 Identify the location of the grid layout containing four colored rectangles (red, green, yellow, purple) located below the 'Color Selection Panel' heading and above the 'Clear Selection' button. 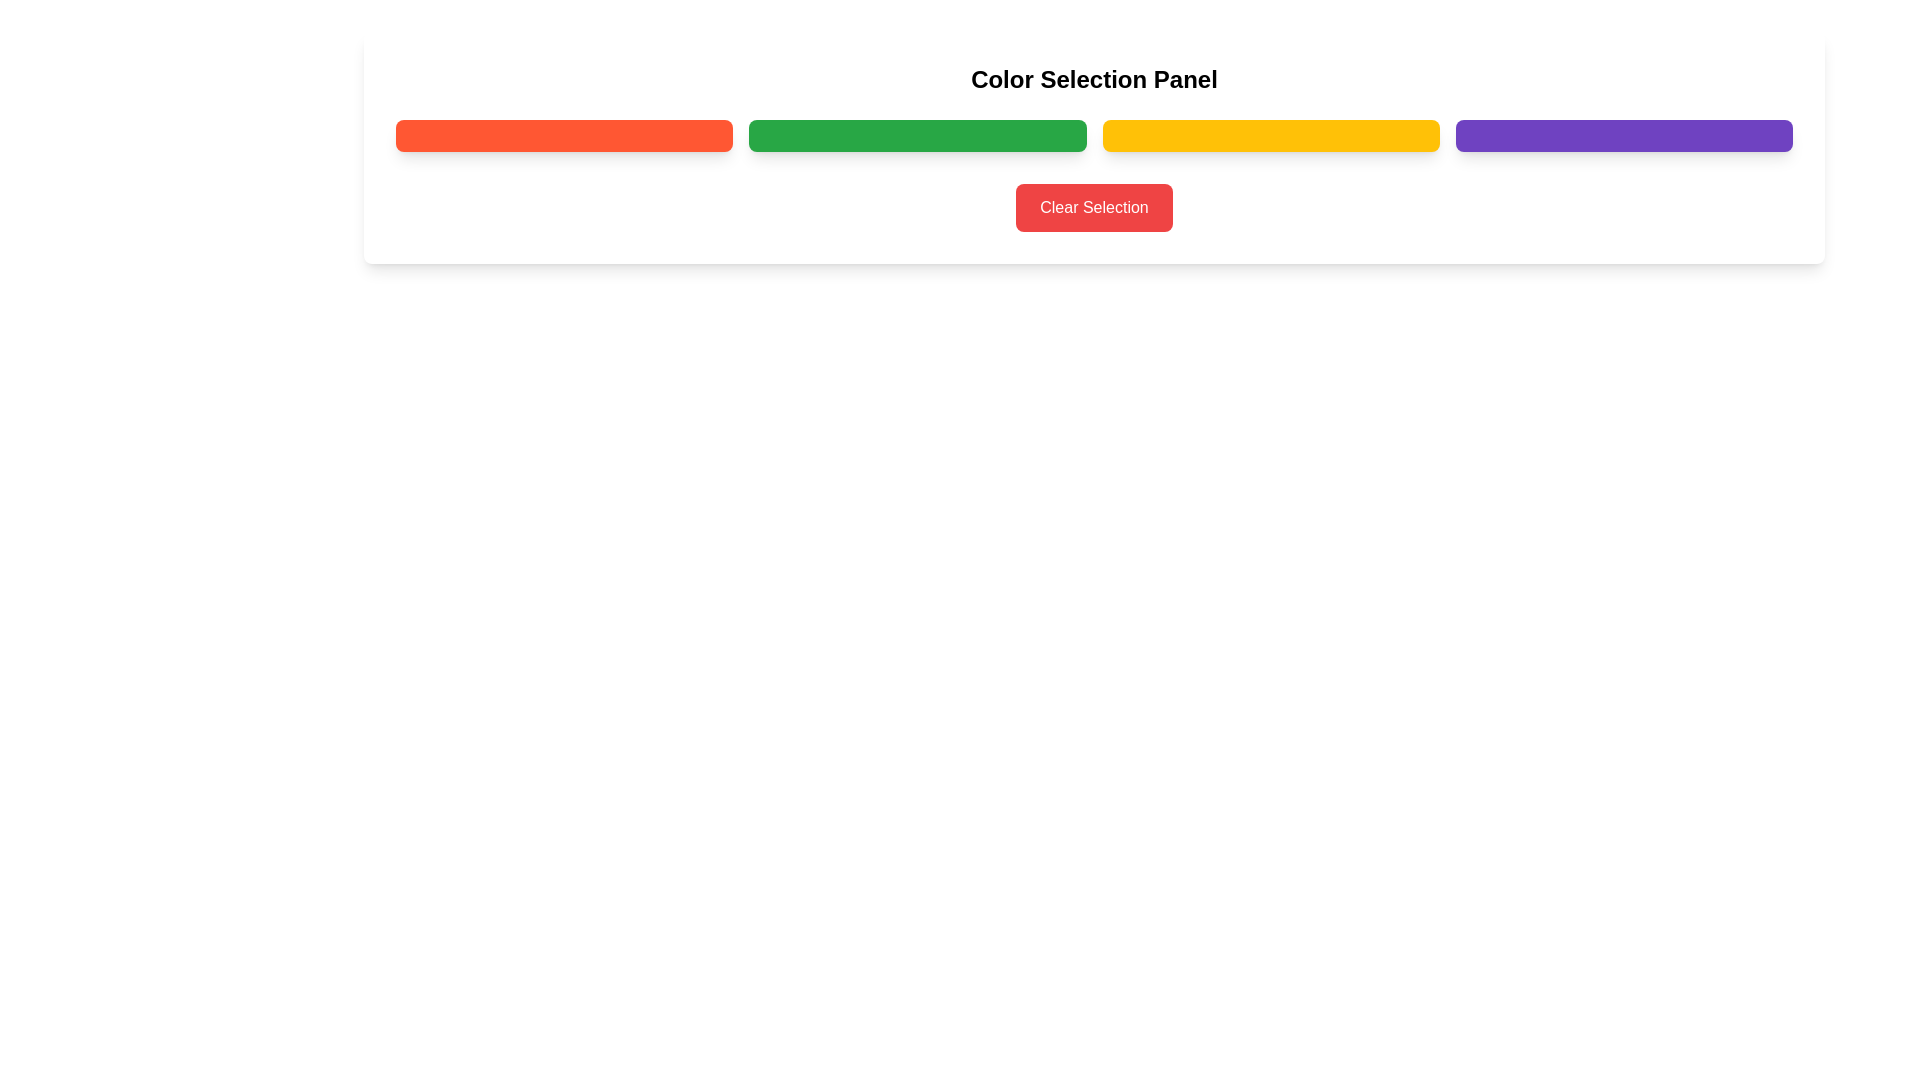
(1093, 135).